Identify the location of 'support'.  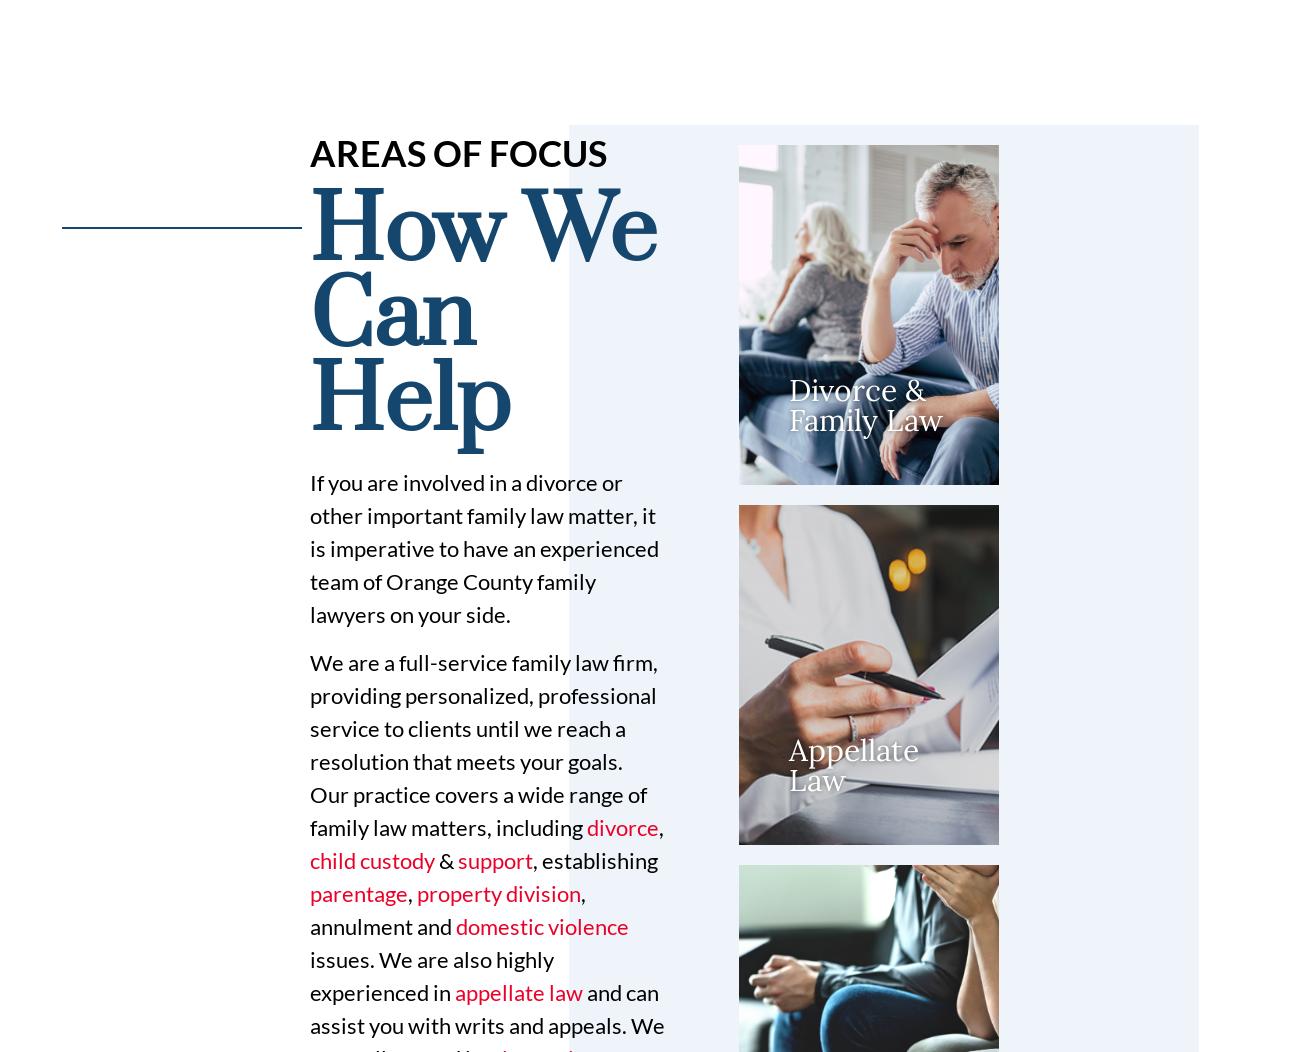
(456, 858).